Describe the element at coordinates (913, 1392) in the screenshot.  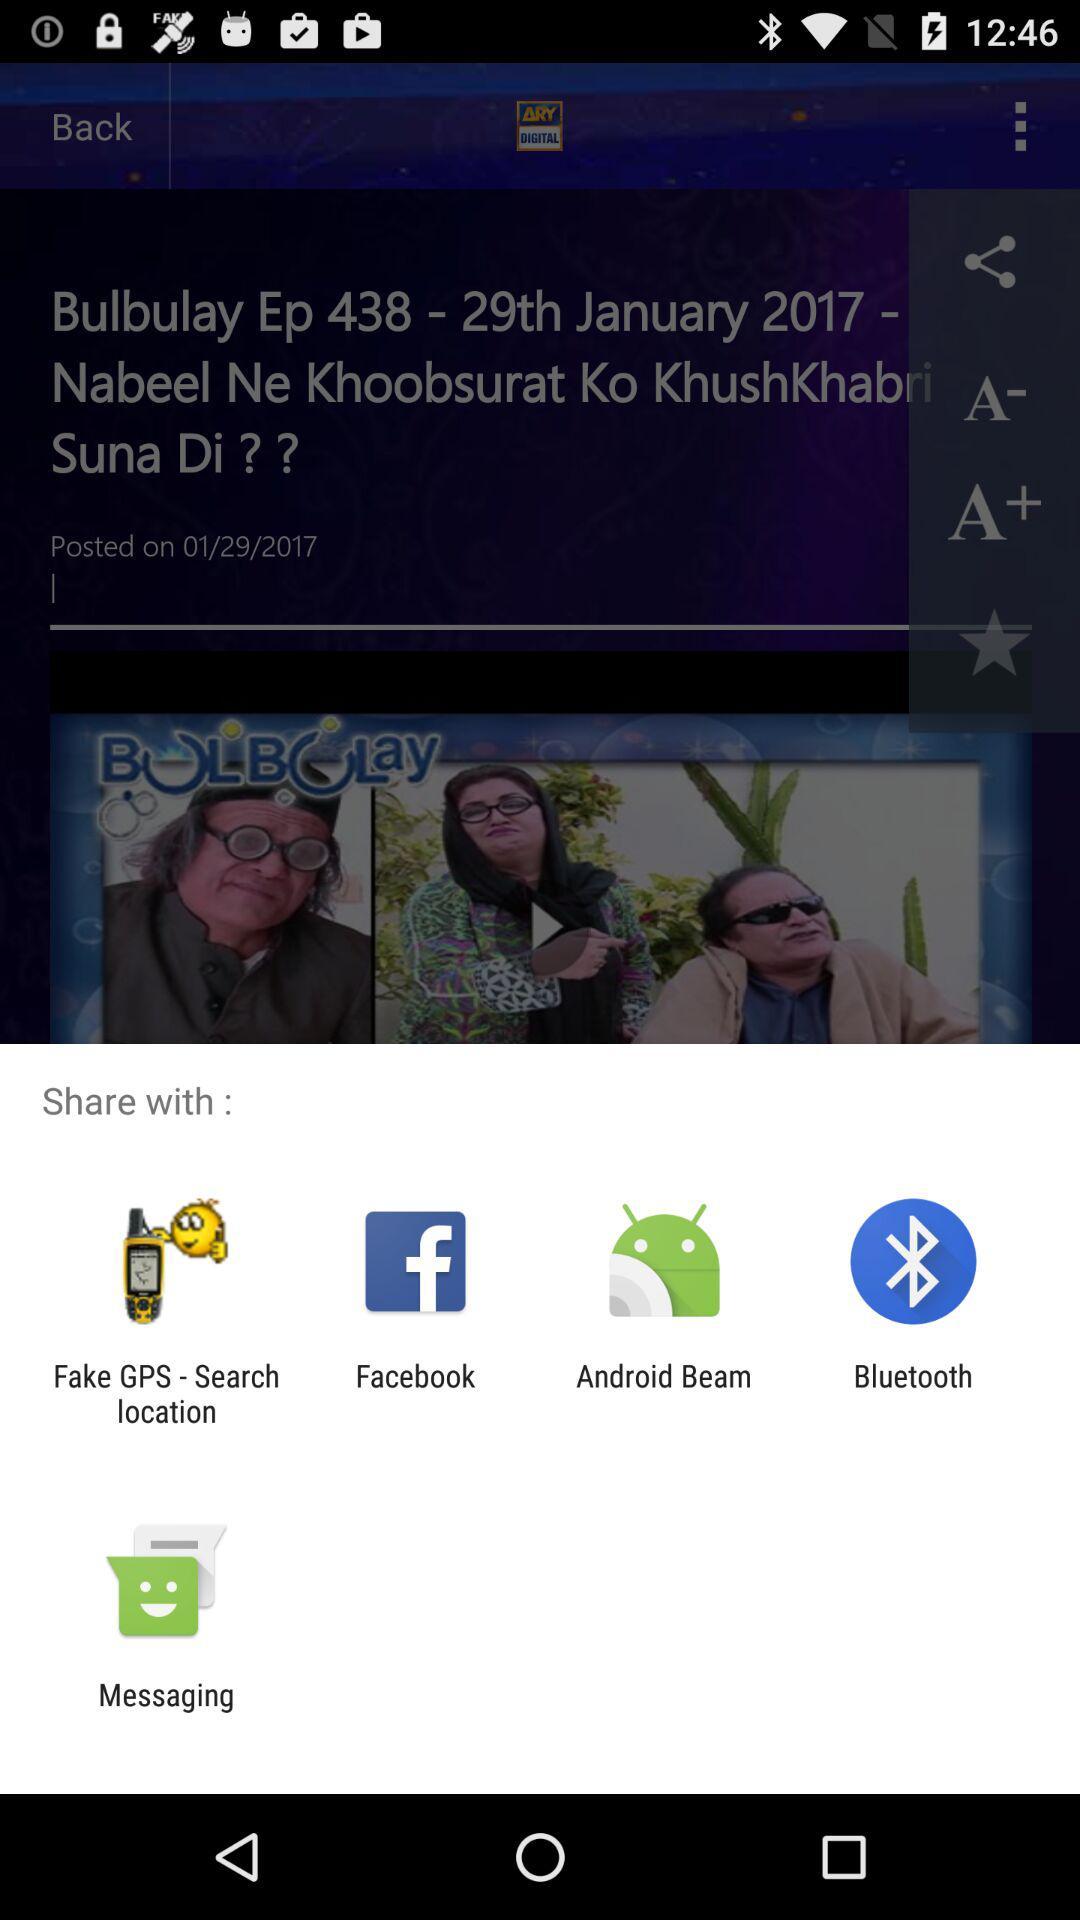
I see `the app at the bottom right corner` at that location.